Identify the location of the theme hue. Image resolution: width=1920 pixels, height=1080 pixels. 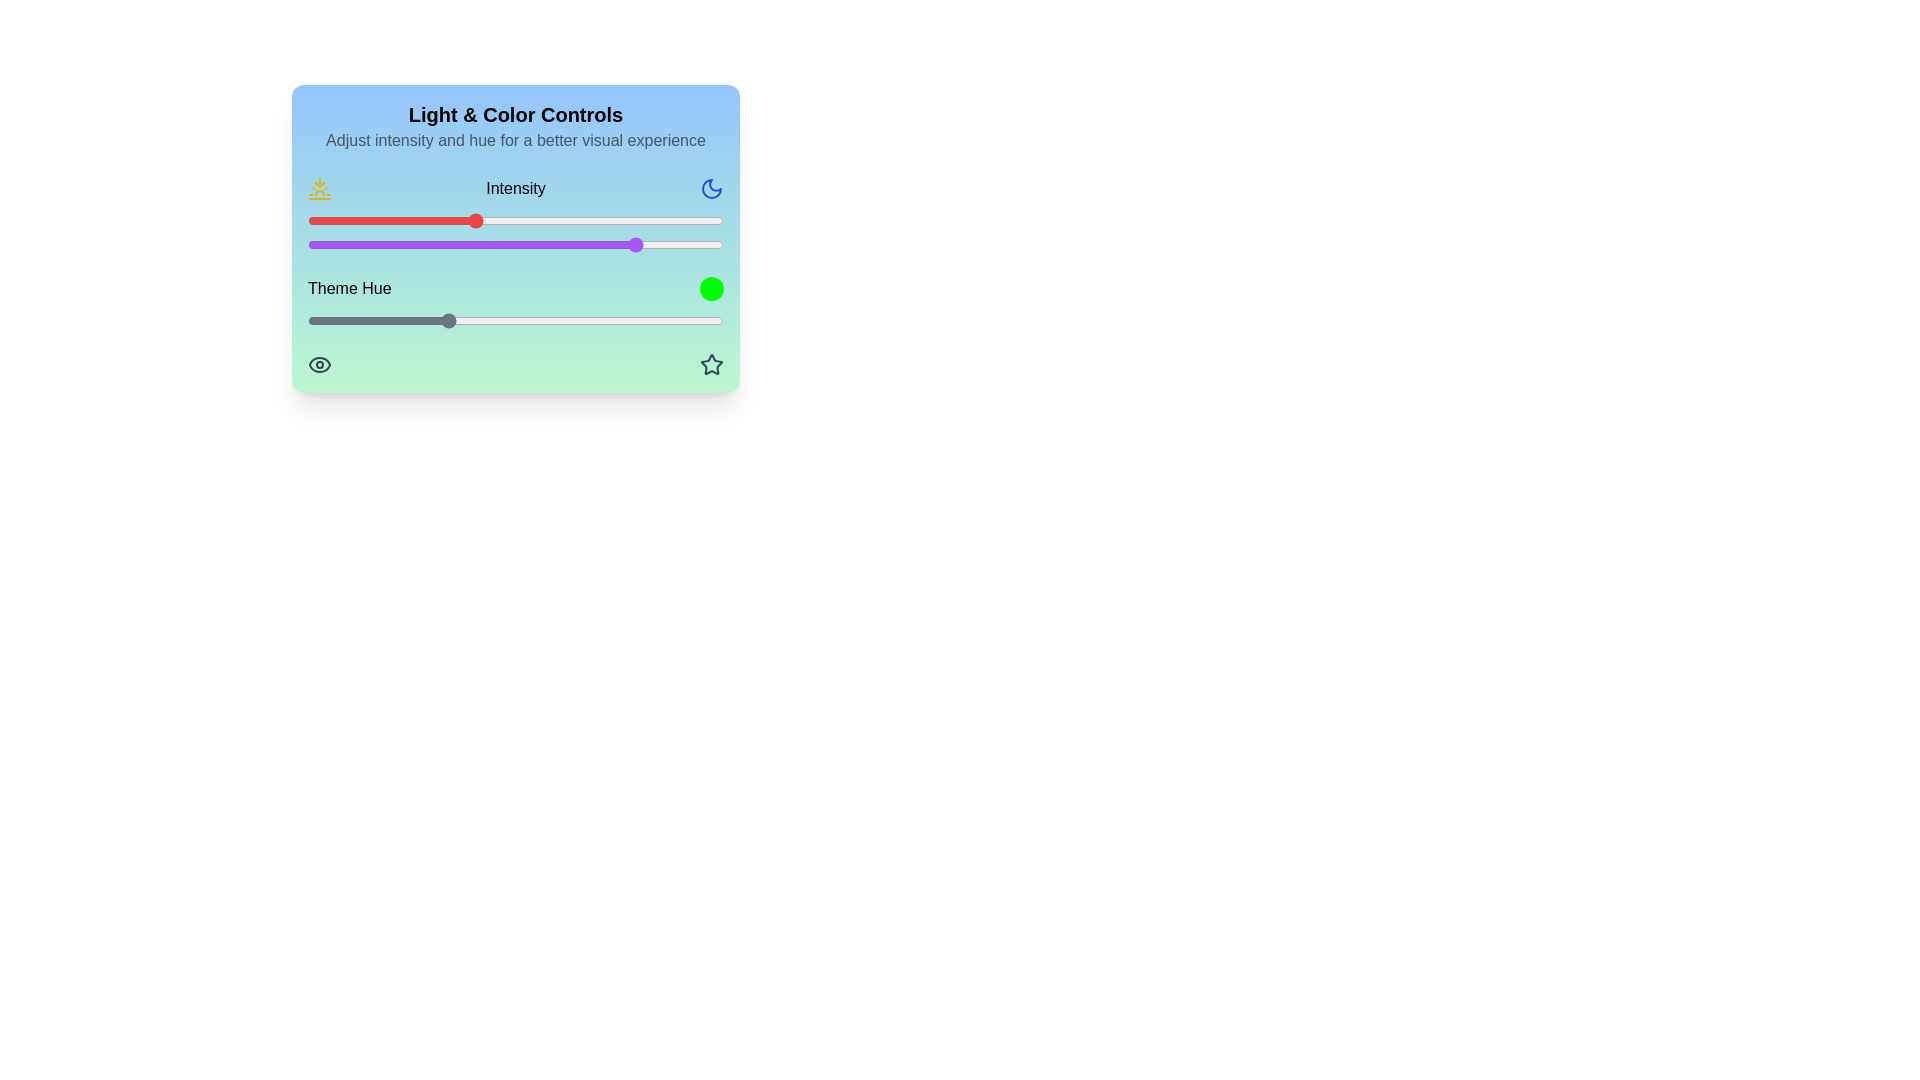
(495, 319).